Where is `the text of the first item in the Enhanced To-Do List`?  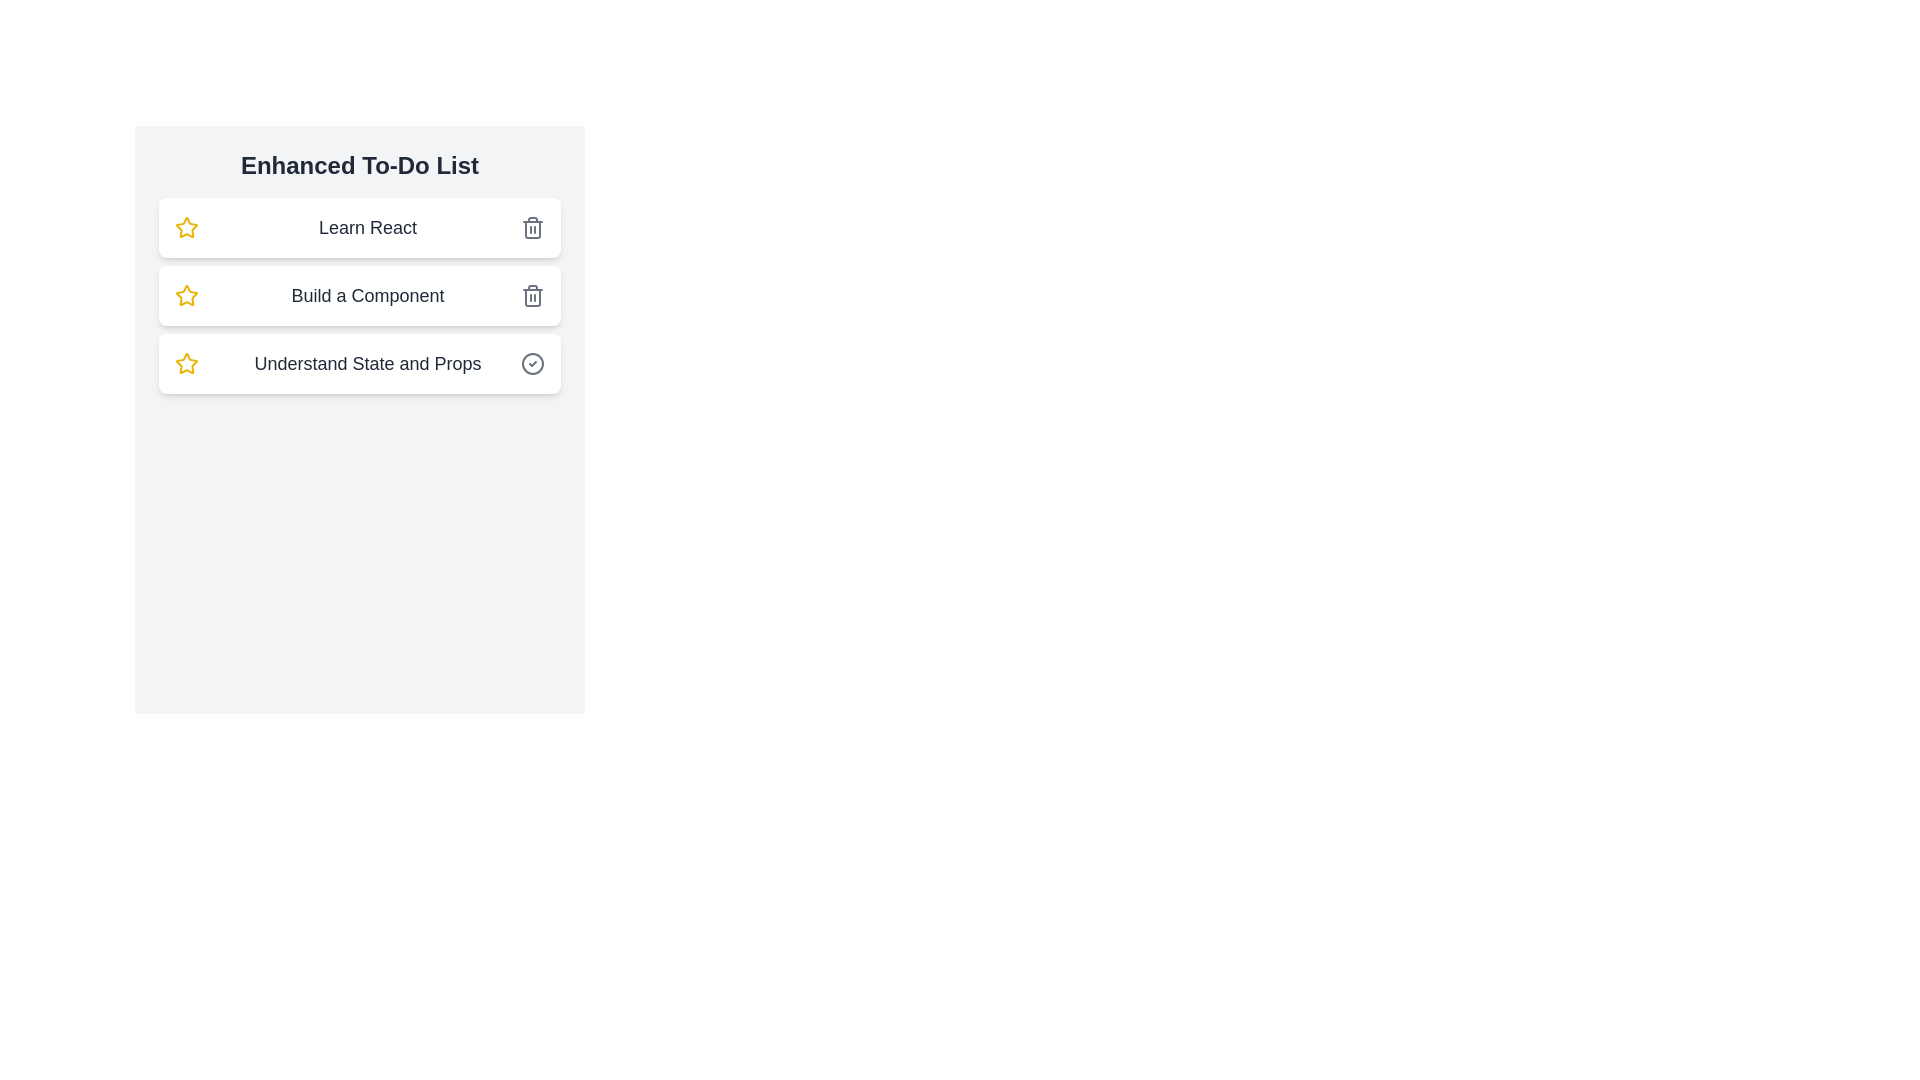 the text of the first item in the Enhanced To-Do List is located at coordinates (360, 226).